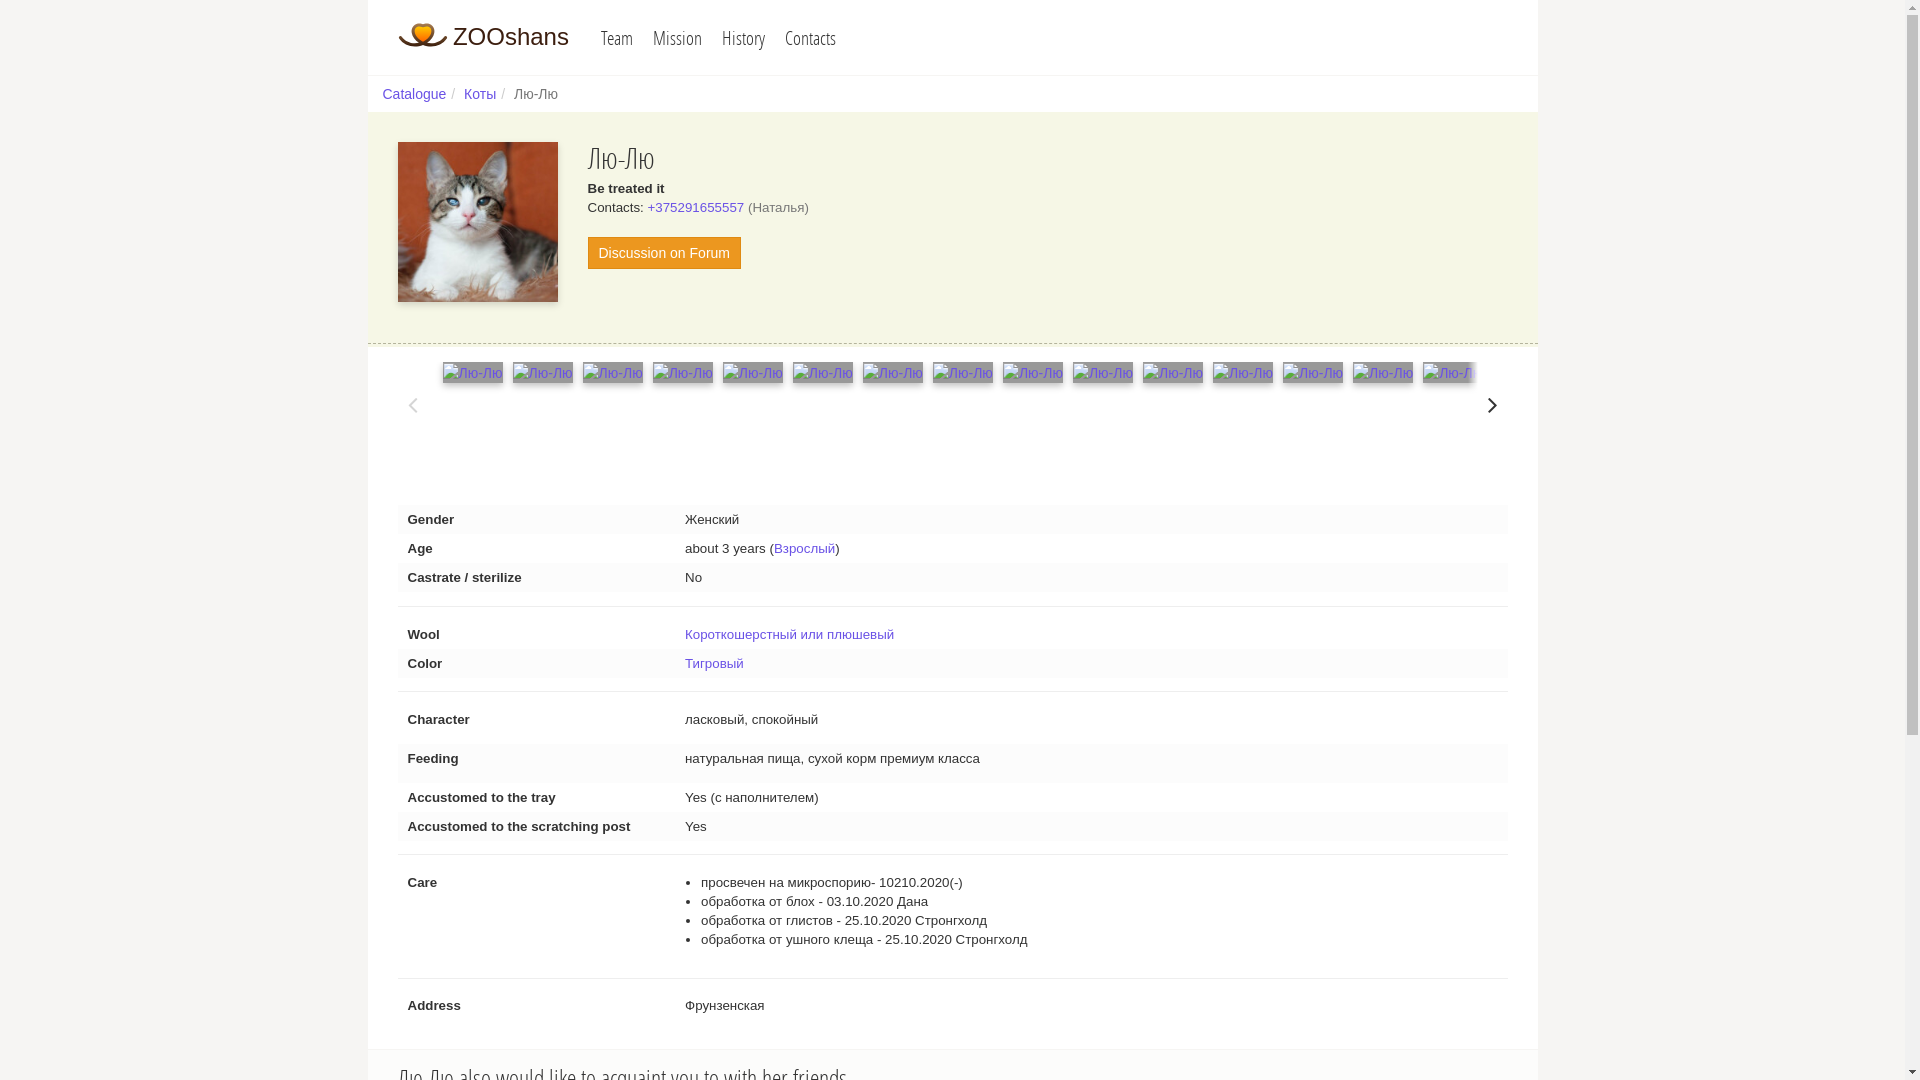 The height and width of the screenshot is (1080, 1920). Describe the element at coordinates (643, 37) in the screenshot. I see `'Mission'` at that location.